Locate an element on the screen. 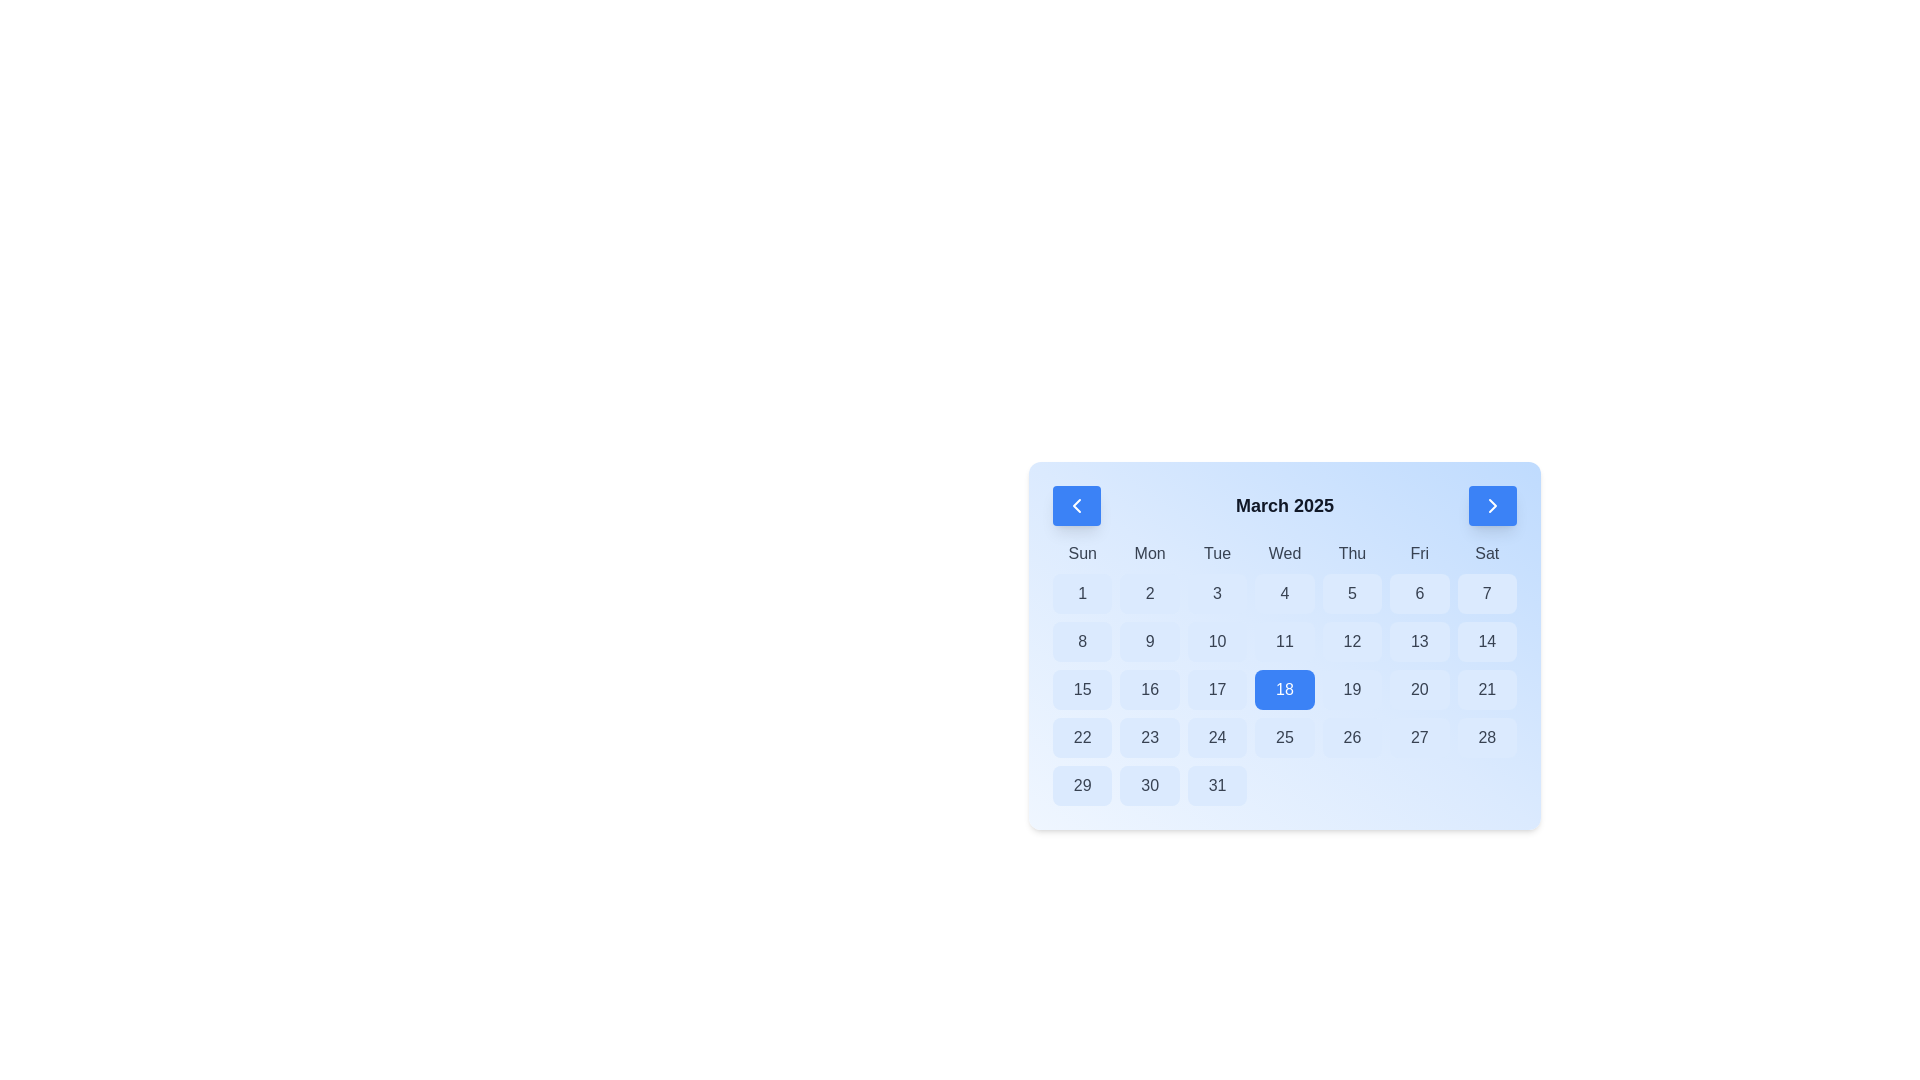  the button representing the date of the 23rd in the calendar is located at coordinates (1150, 737).